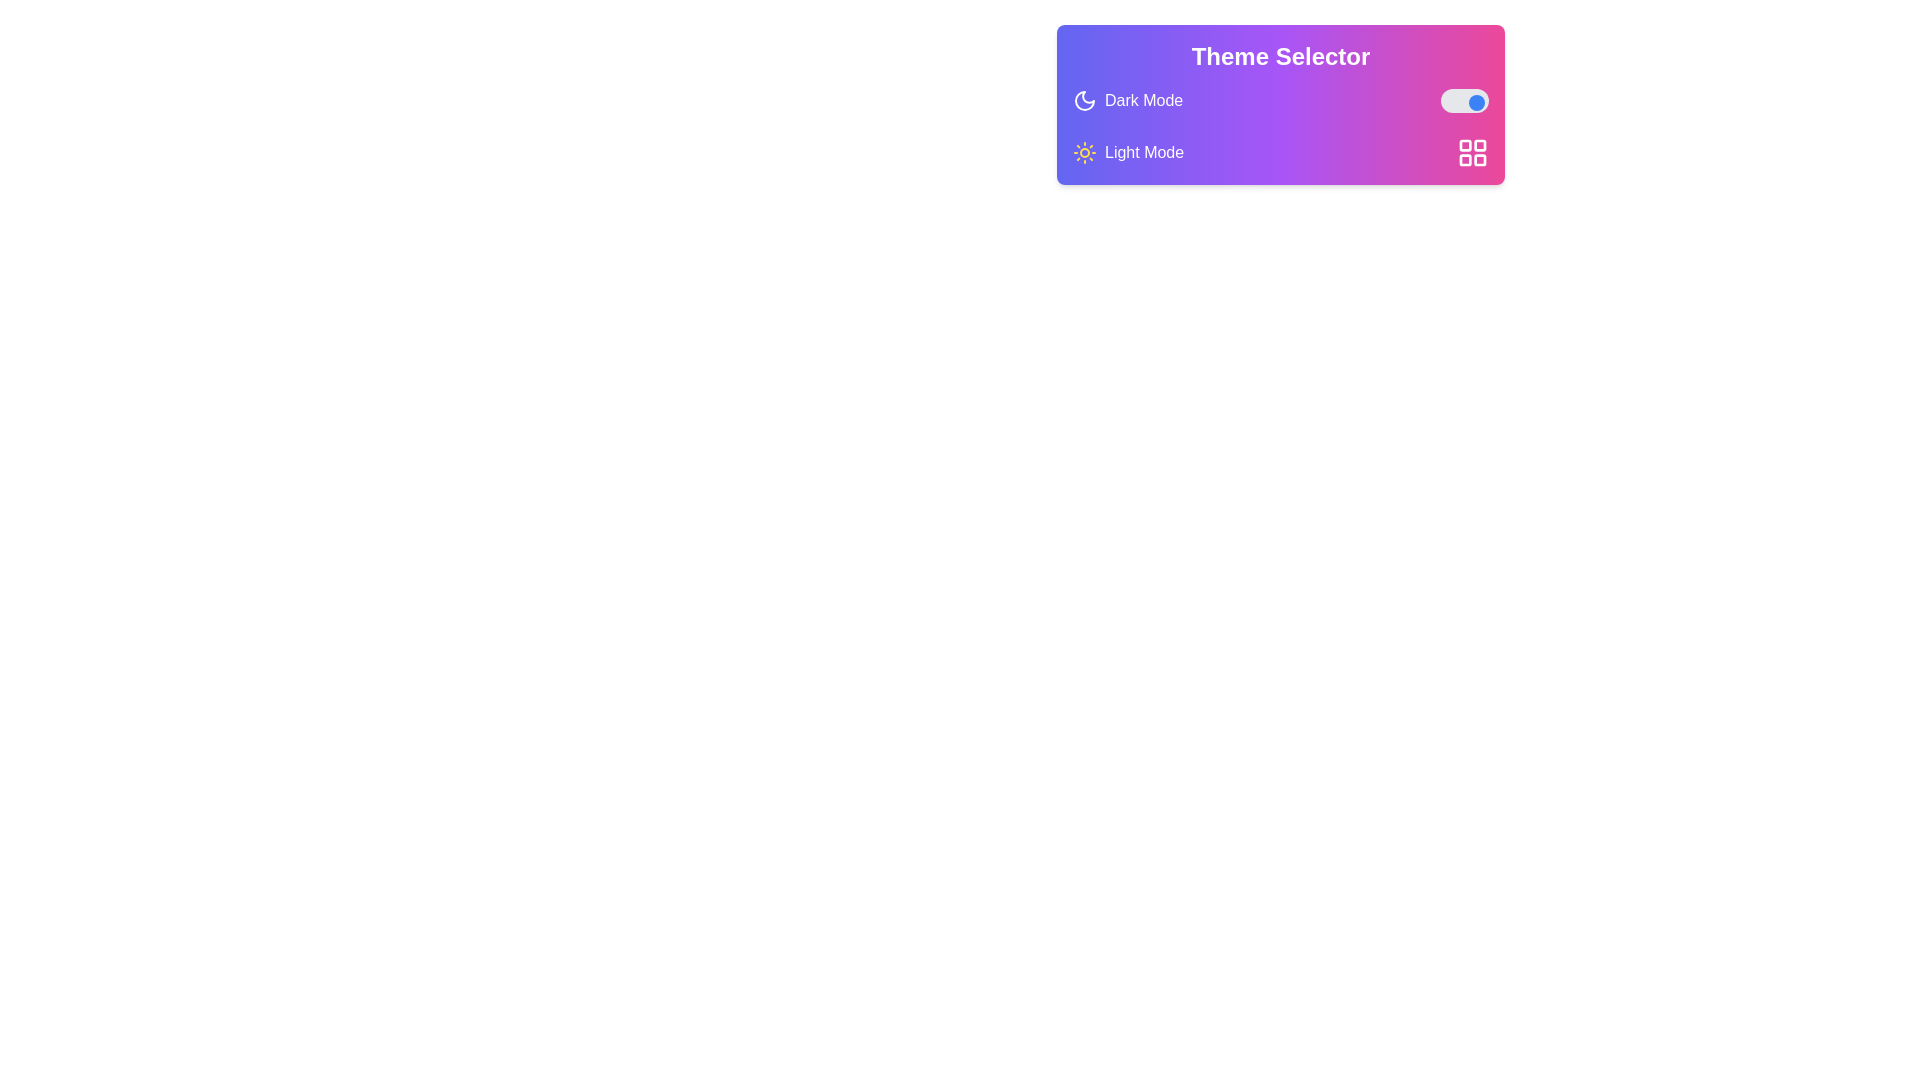 The height and width of the screenshot is (1080, 1920). I want to click on the top-right square of the grid-like arrangement, so click(1479, 144).